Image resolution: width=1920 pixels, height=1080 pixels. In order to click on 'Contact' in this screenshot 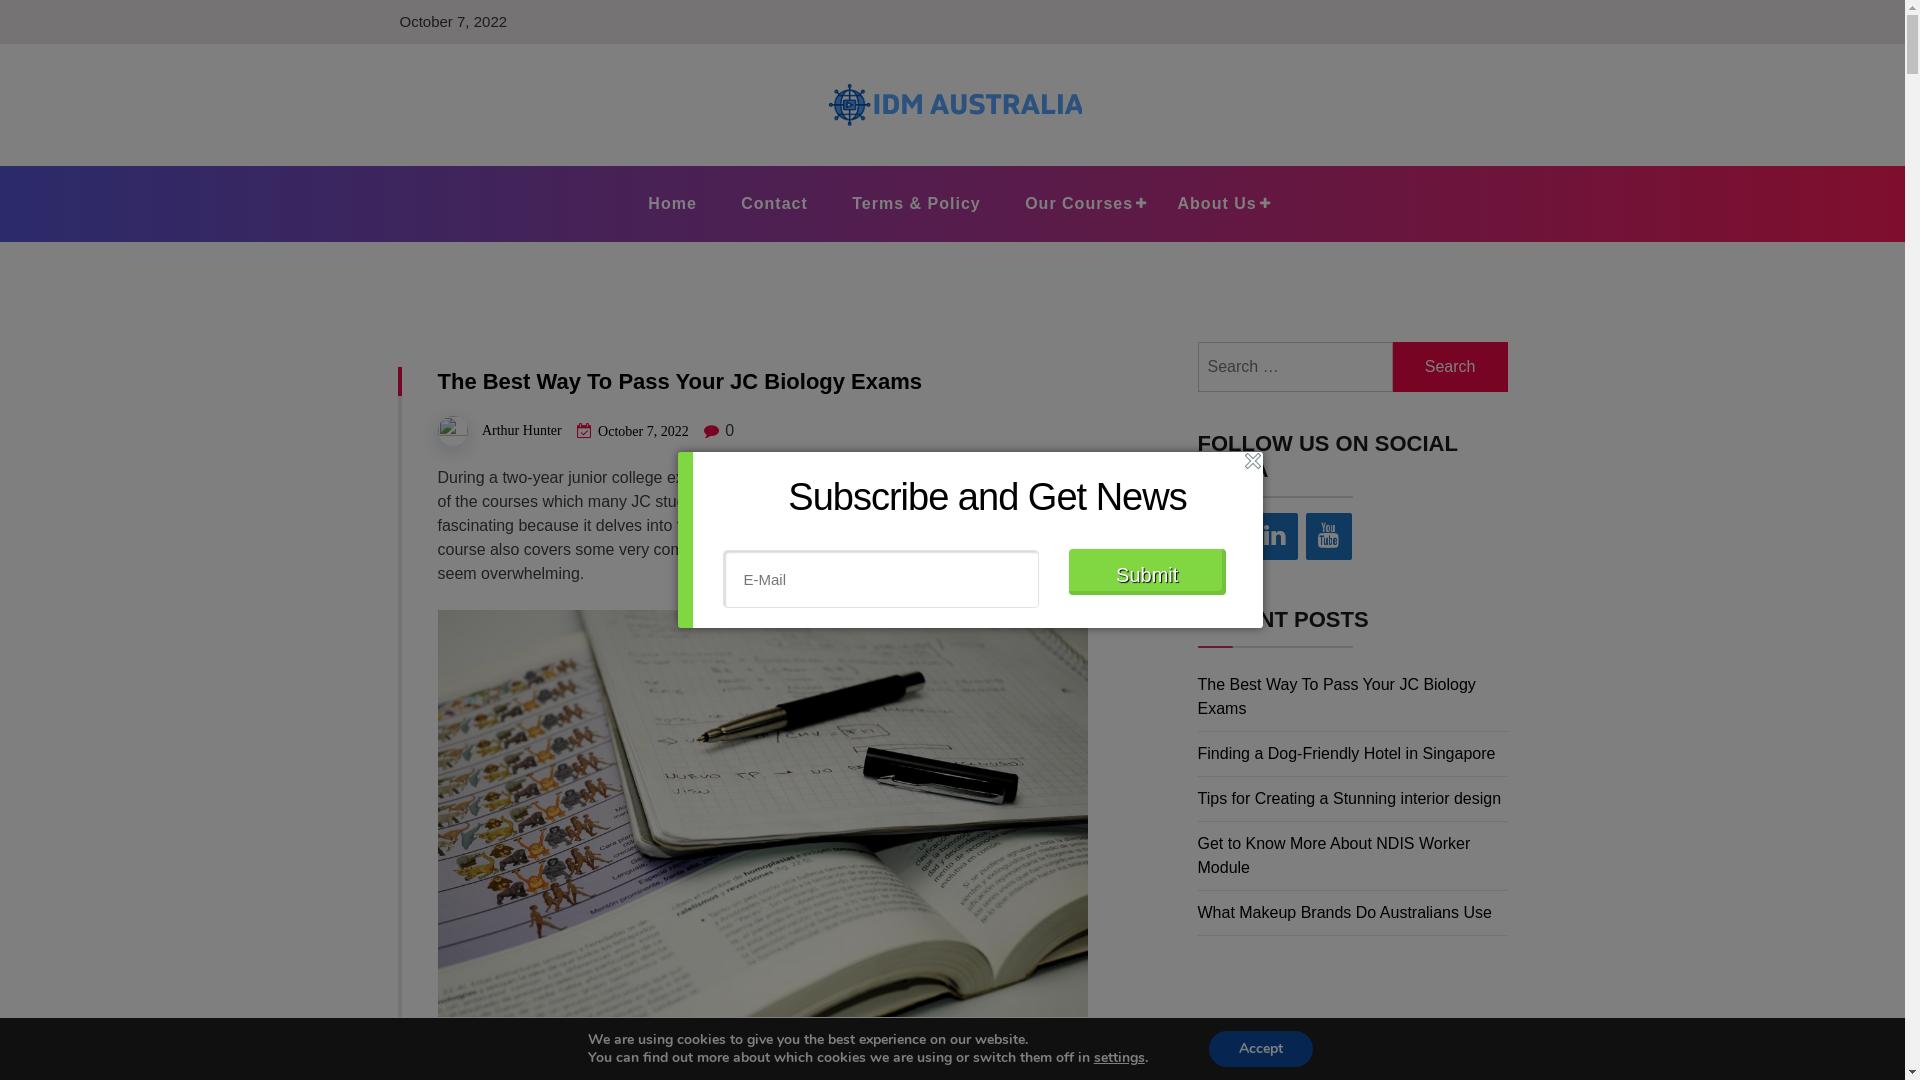, I will do `click(773, 204)`.